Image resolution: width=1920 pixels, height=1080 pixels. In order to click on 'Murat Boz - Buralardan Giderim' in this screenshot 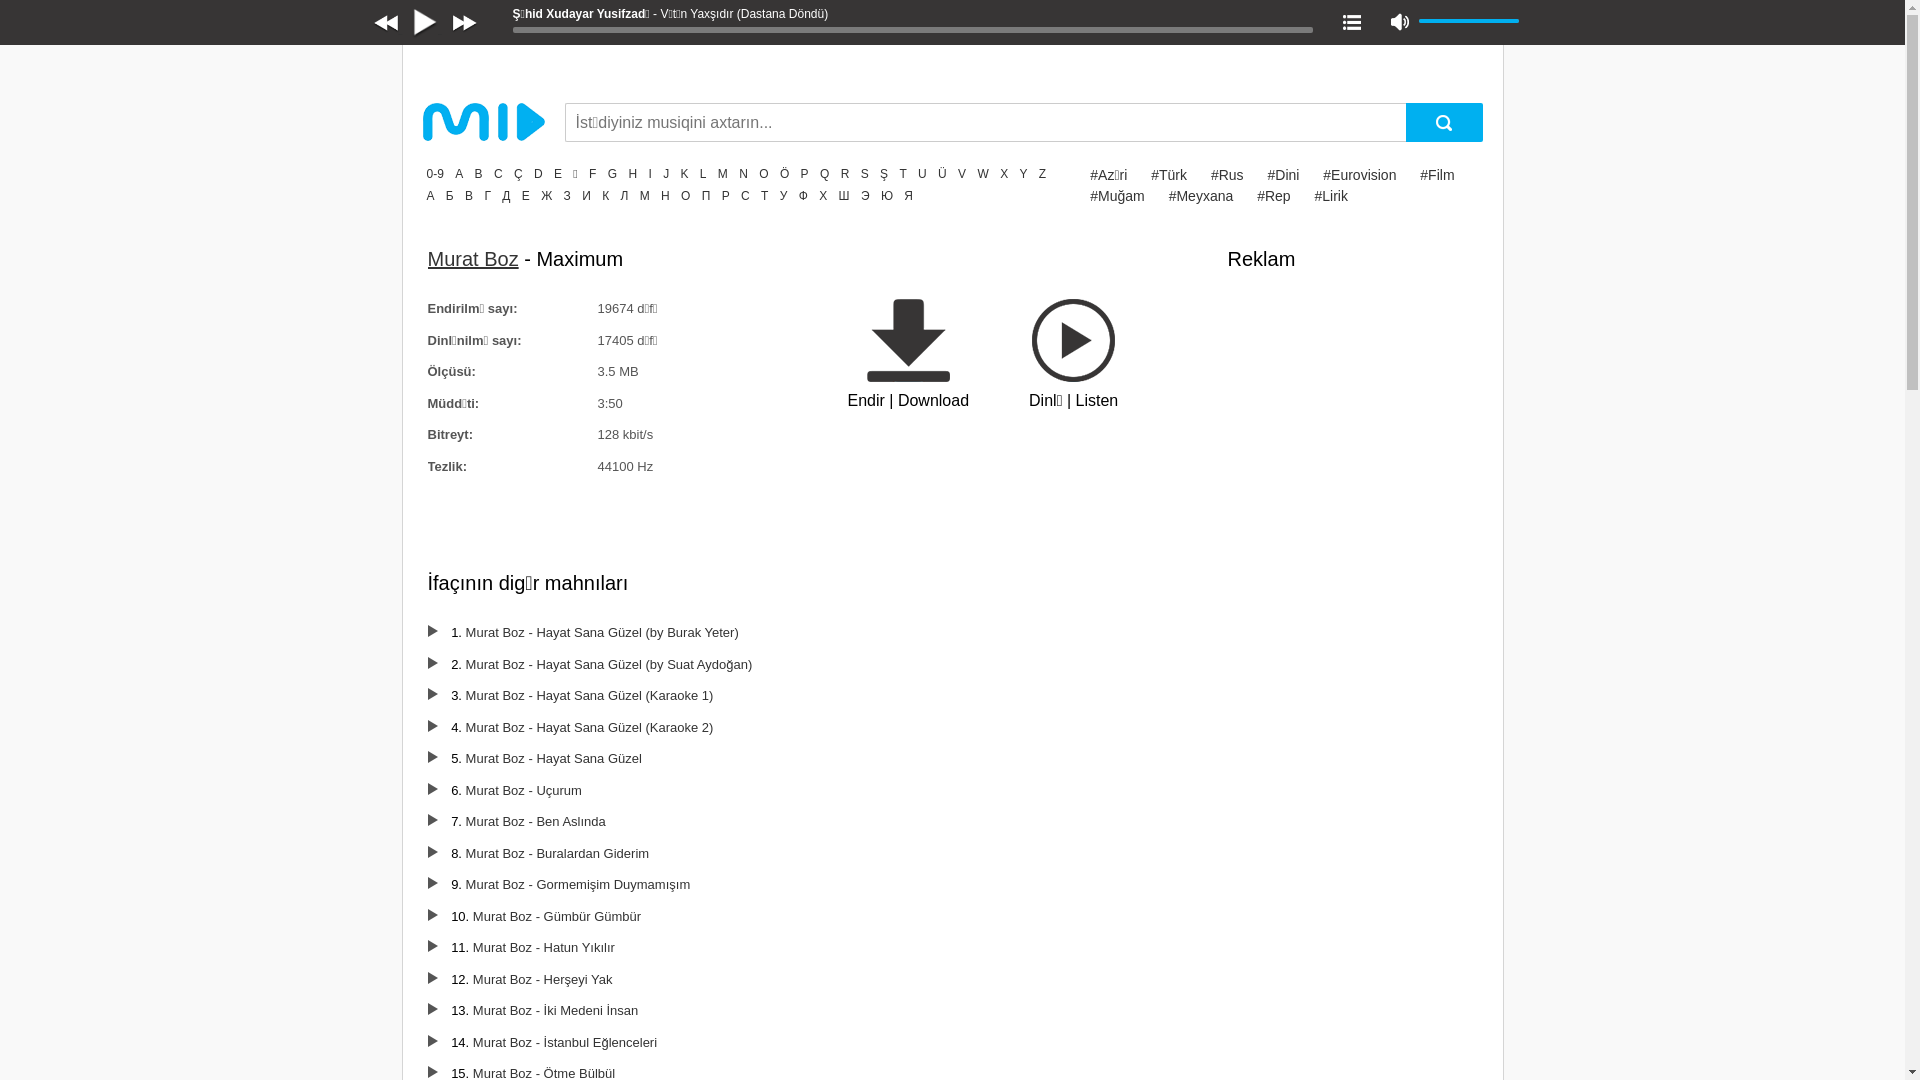, I will do `click(557, 853)`.